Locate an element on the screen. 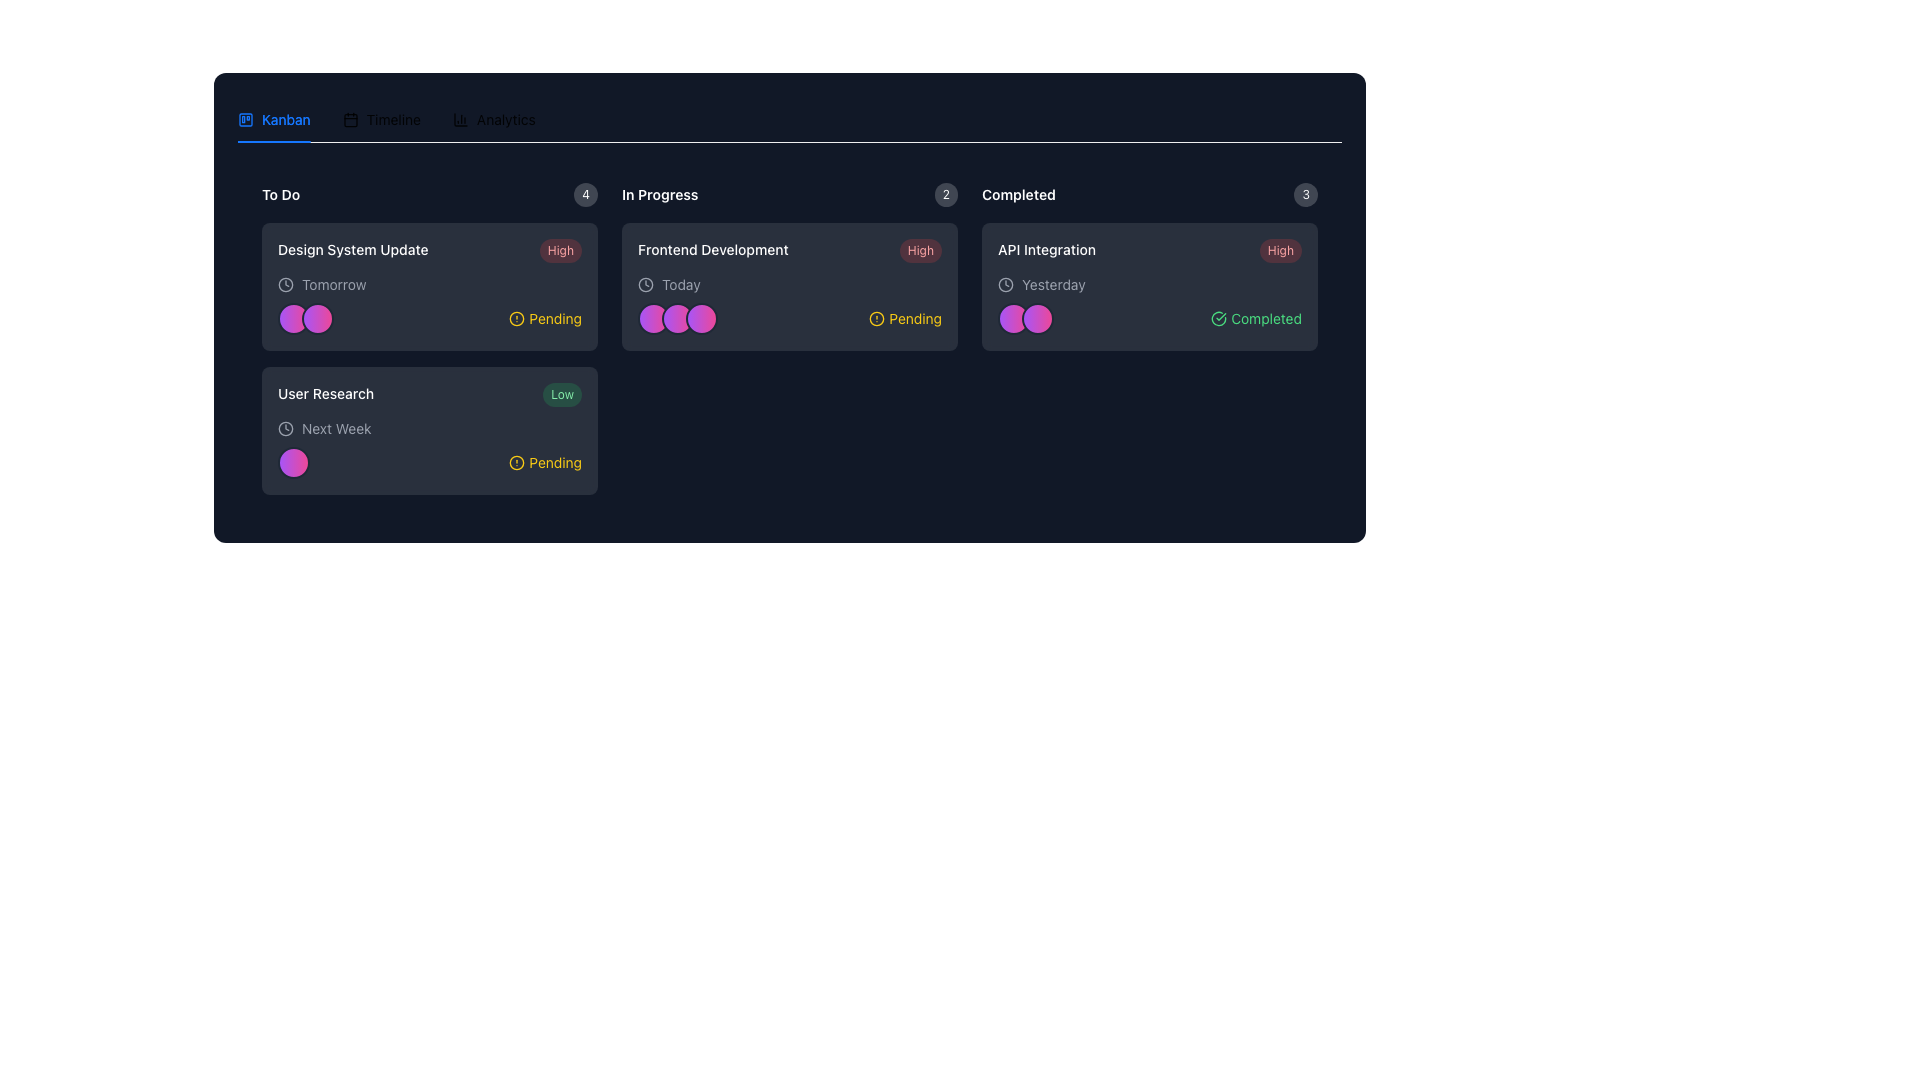 This screenshot has height=1080, width=1920. the minimalist clock icon with a circular outline located in the 'To Do' column, positioned to the left of the 'Tomorrow' label is located at coordinates (285, 285).